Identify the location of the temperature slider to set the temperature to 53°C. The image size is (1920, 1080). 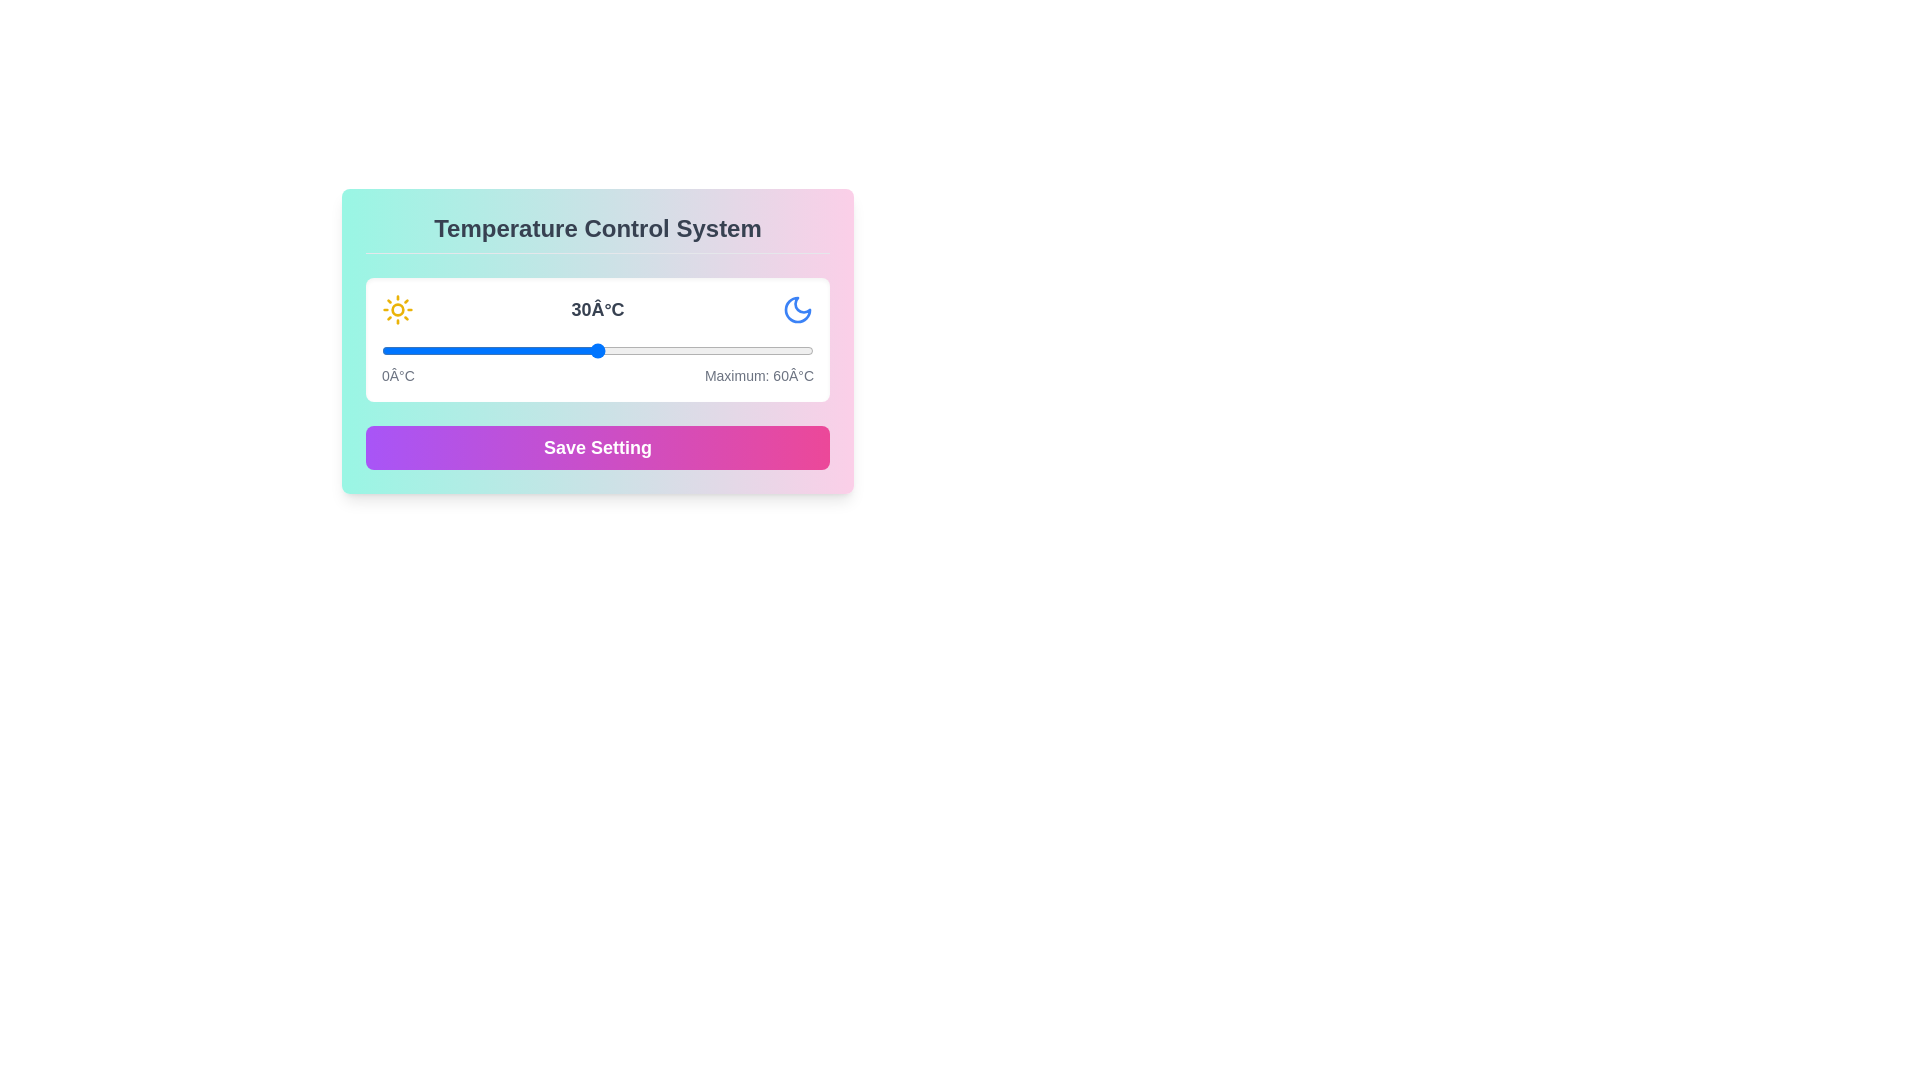
(762, 350).